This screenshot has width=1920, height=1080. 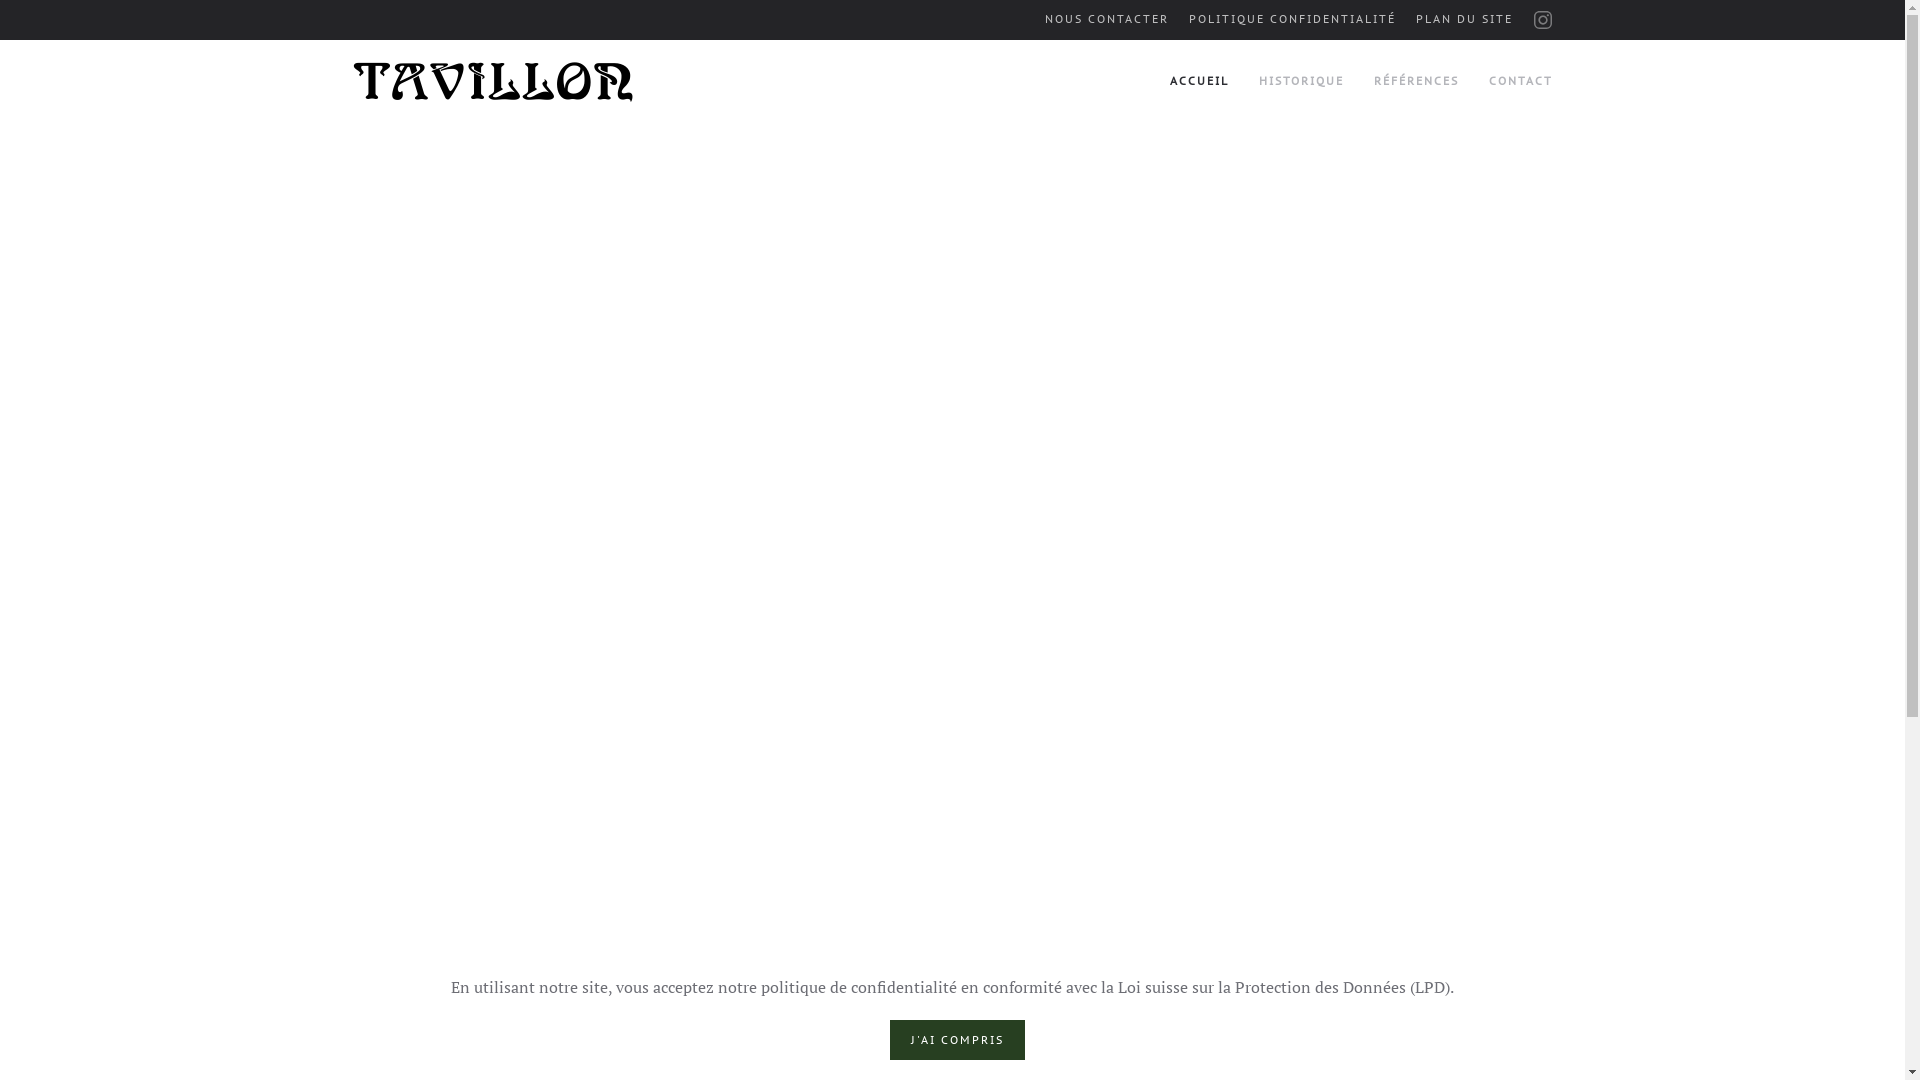 I want to click on 'TAVILLON', so click(x=493, y=81).